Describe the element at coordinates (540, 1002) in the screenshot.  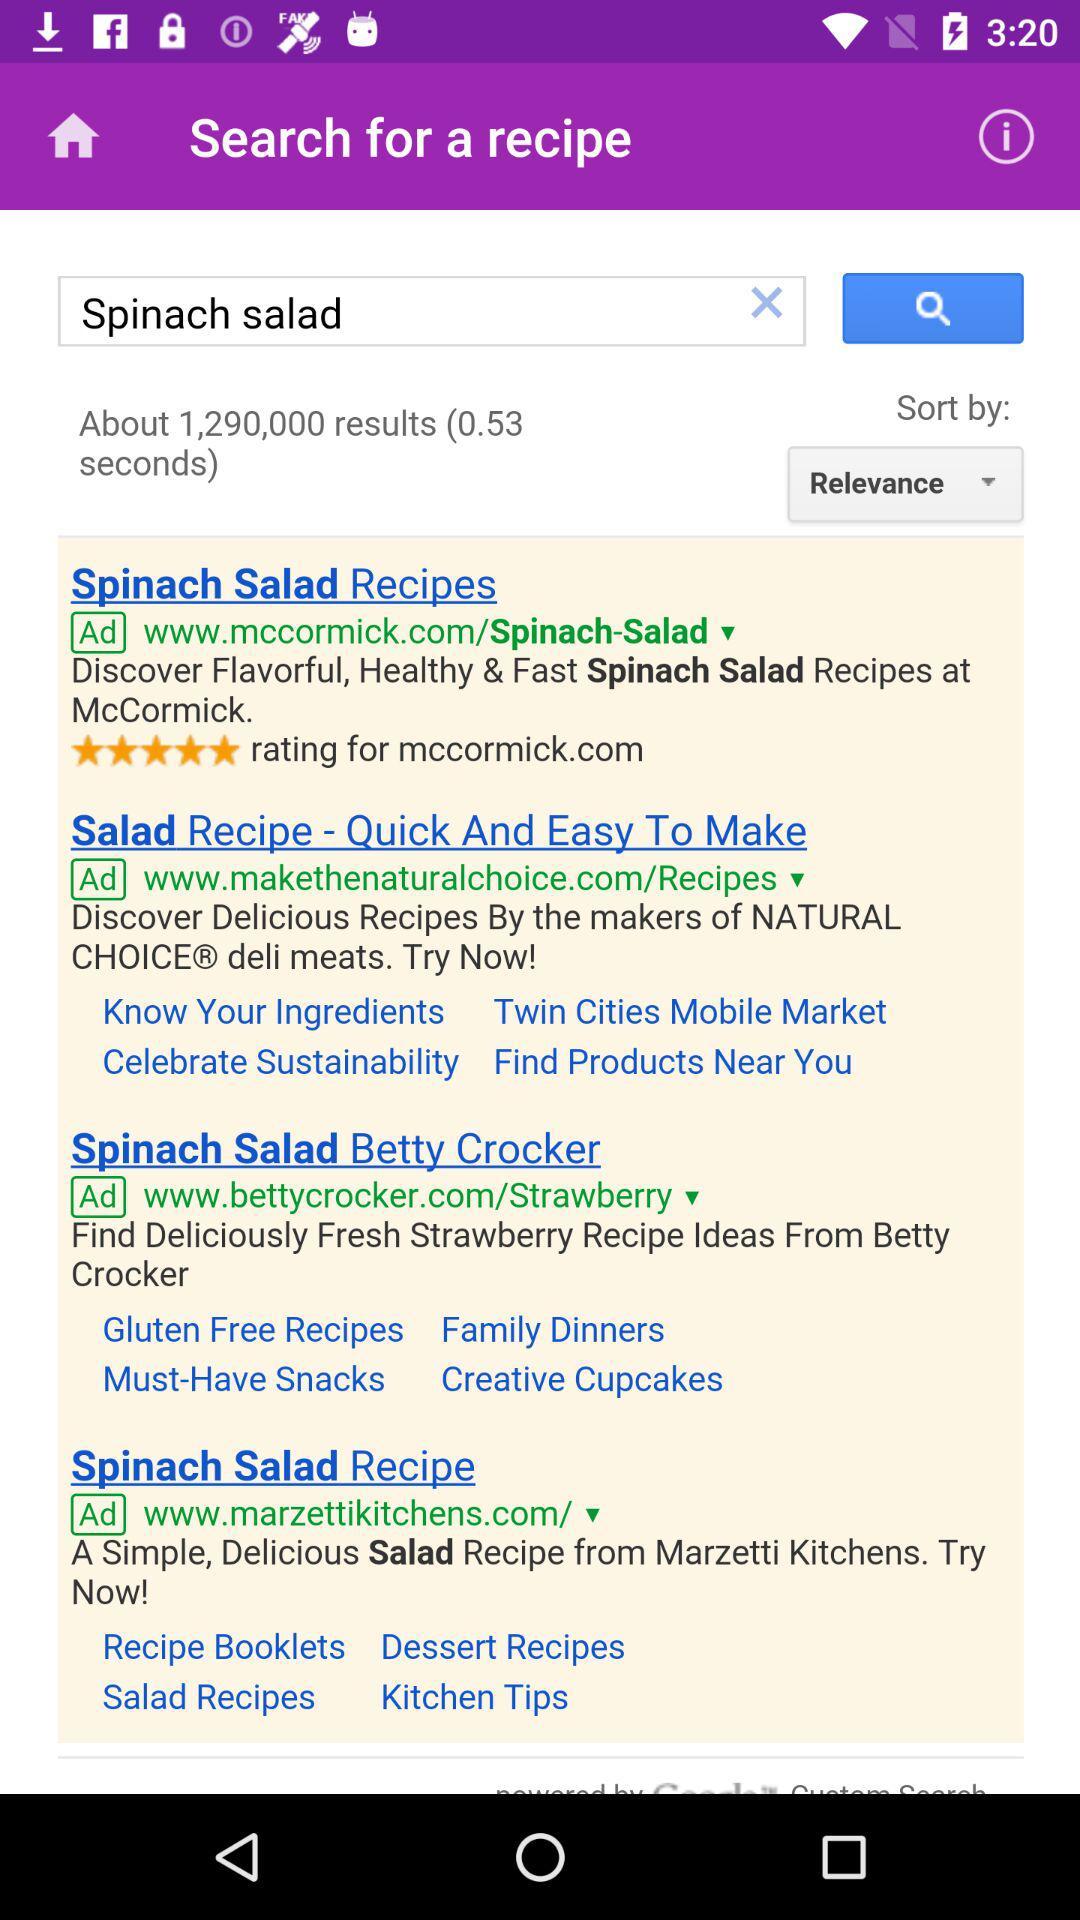
I see `review results` at that location.